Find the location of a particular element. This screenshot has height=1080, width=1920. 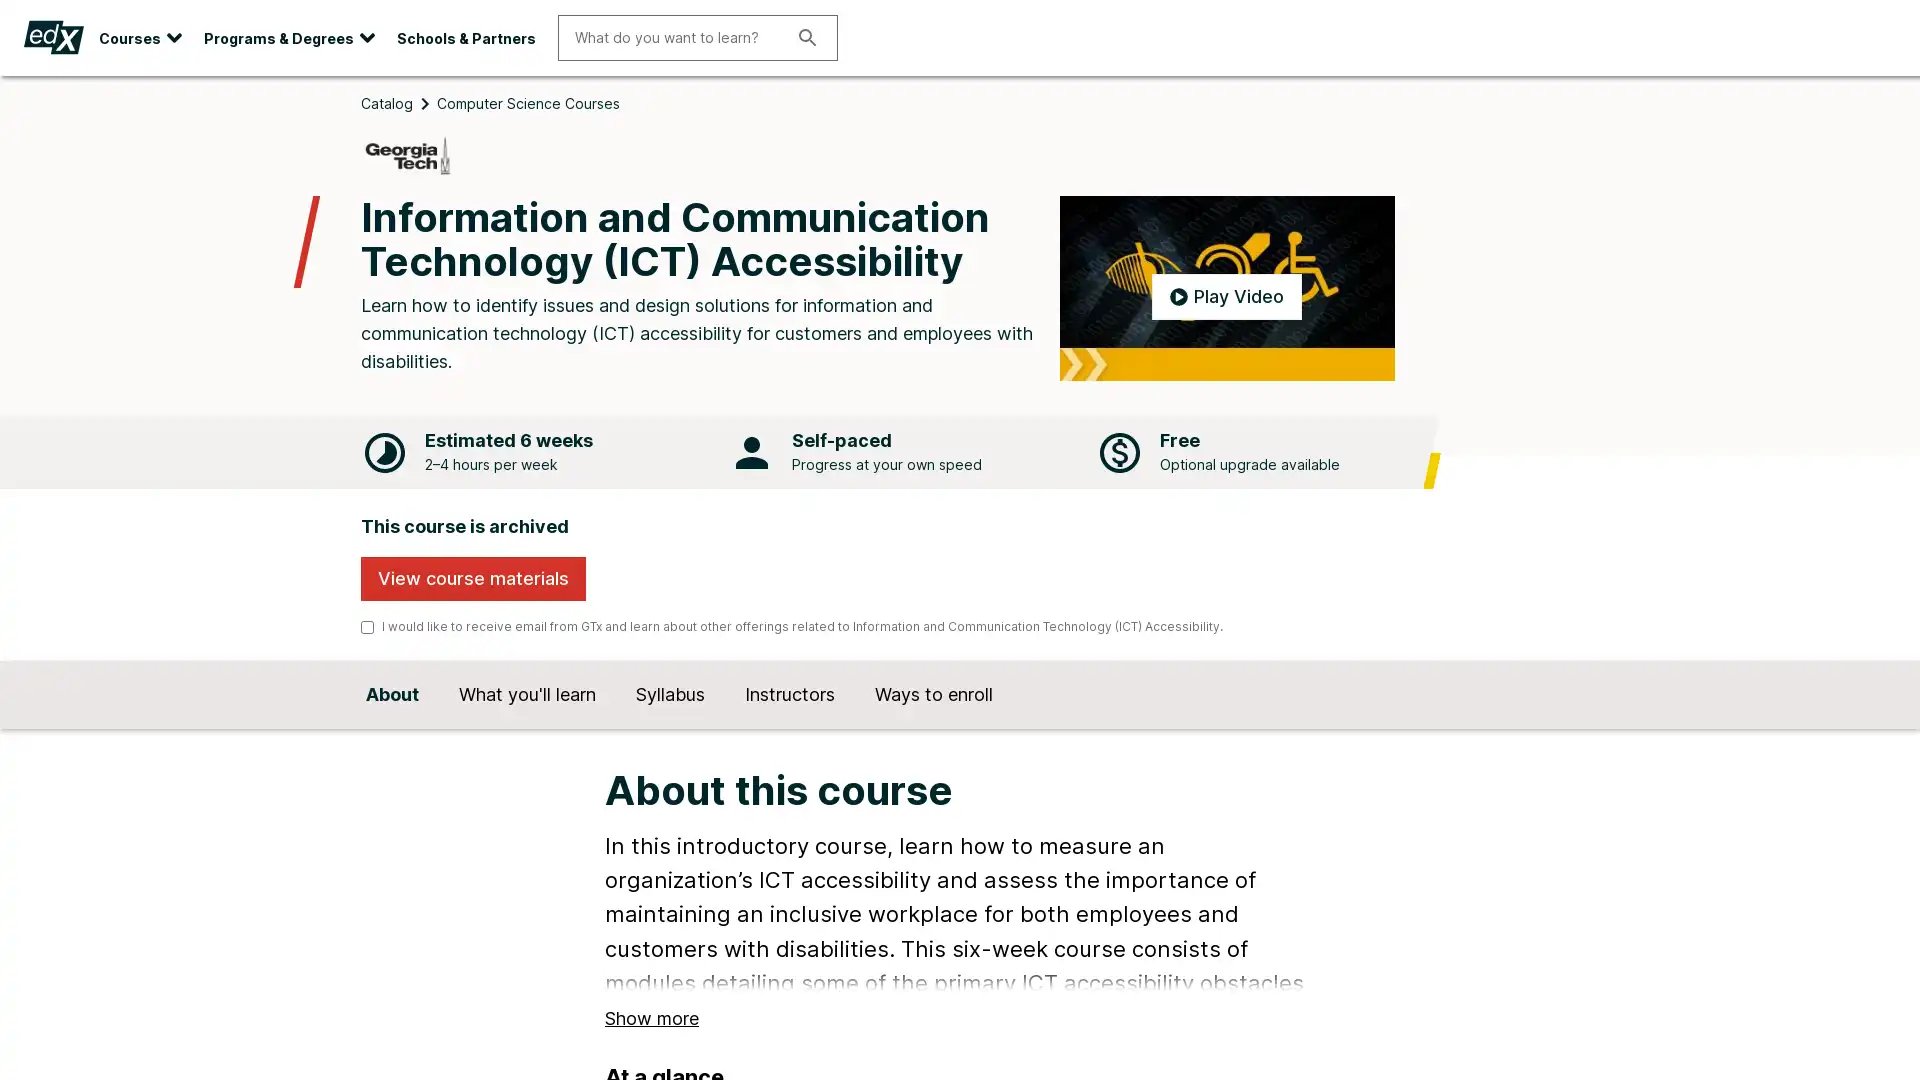

Show more is located at coordinates (652, 1047).